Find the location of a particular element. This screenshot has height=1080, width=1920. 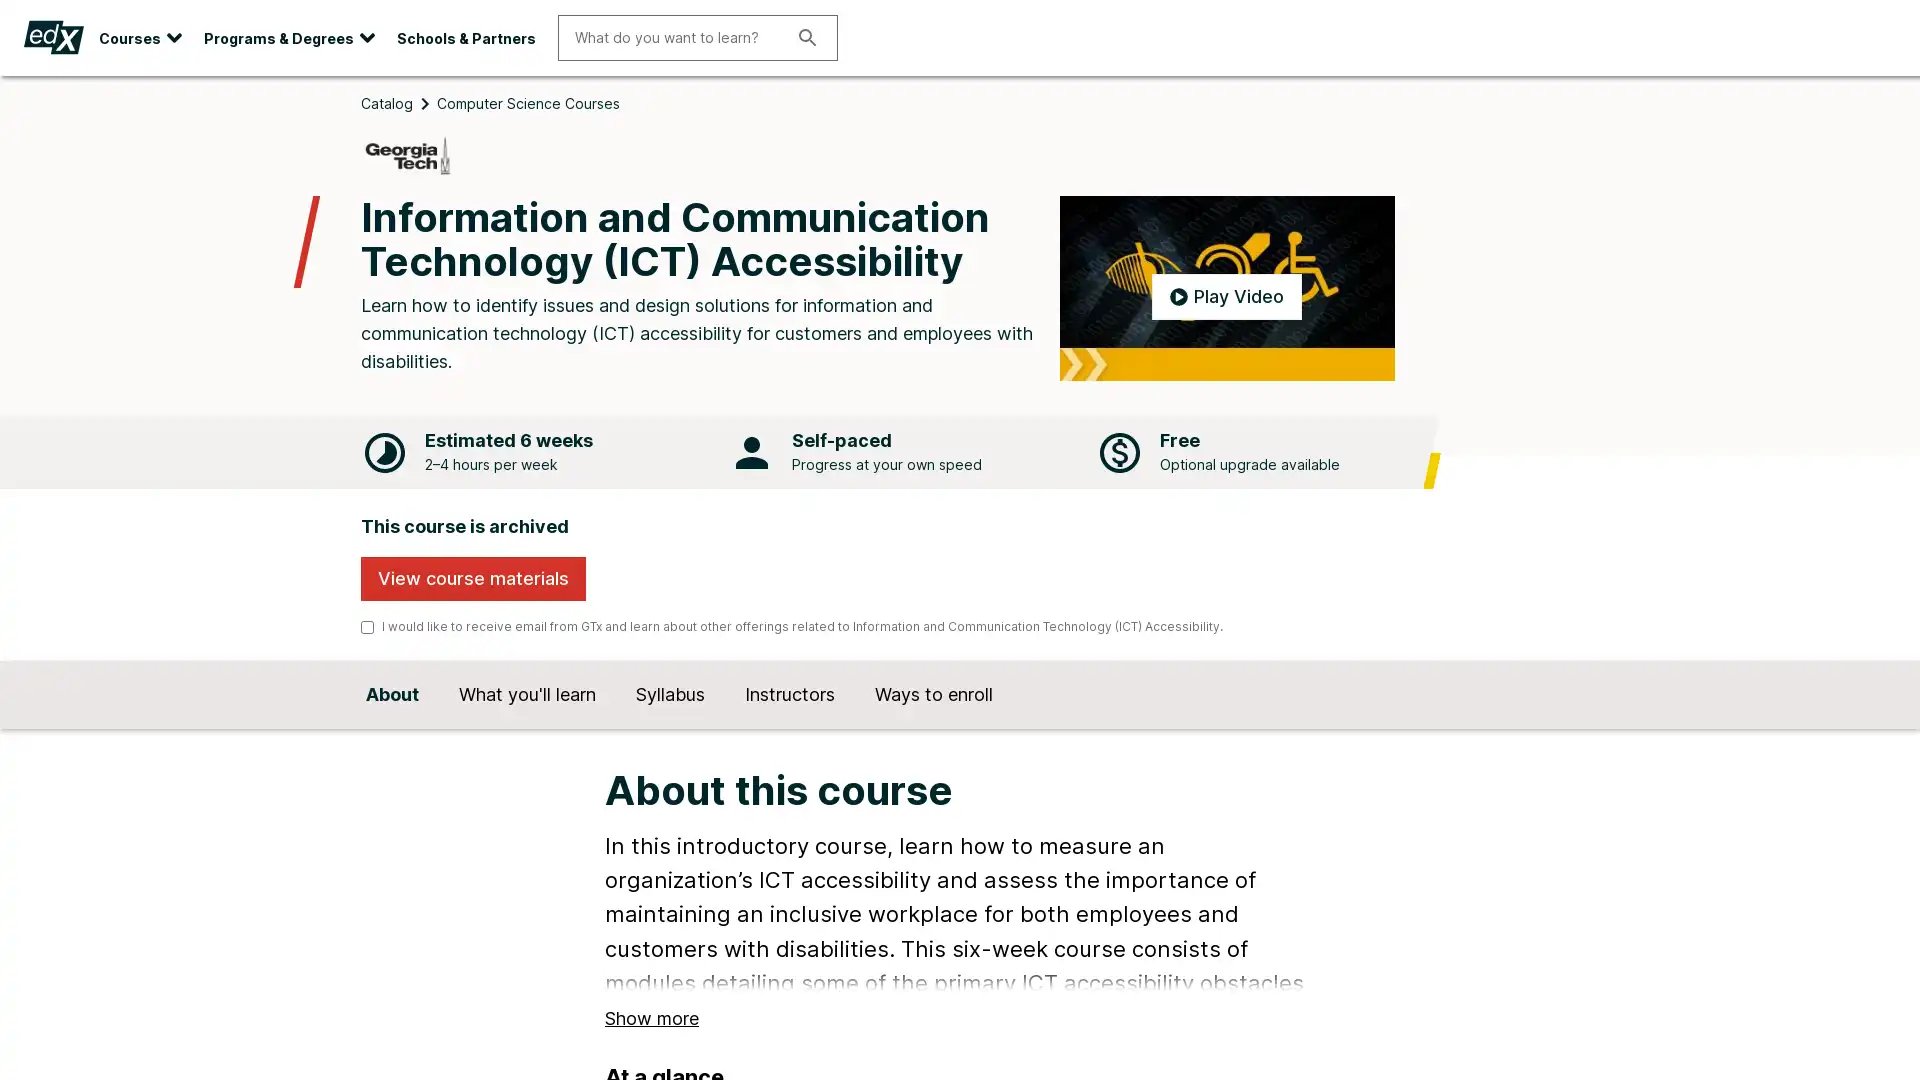

Show more is located at coordinates (652, 1047).